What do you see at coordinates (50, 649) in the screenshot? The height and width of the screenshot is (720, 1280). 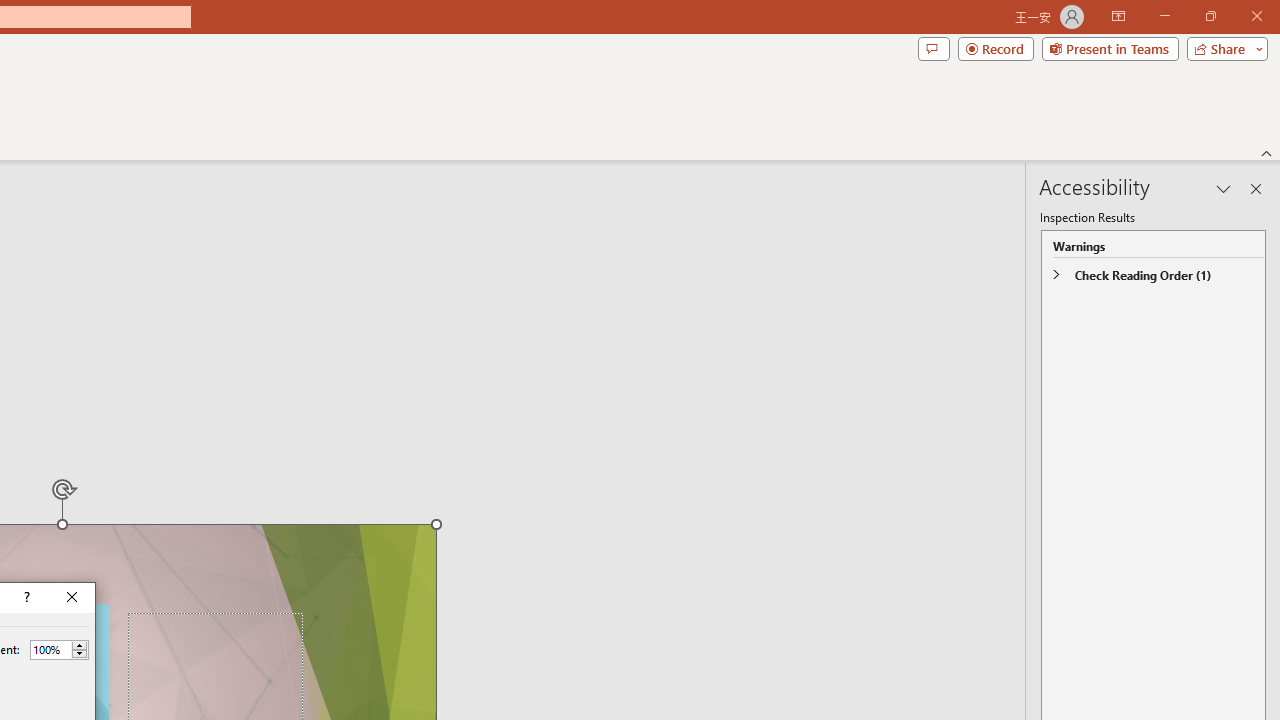 I see `'Percent'` at bounding box center [50, 649].